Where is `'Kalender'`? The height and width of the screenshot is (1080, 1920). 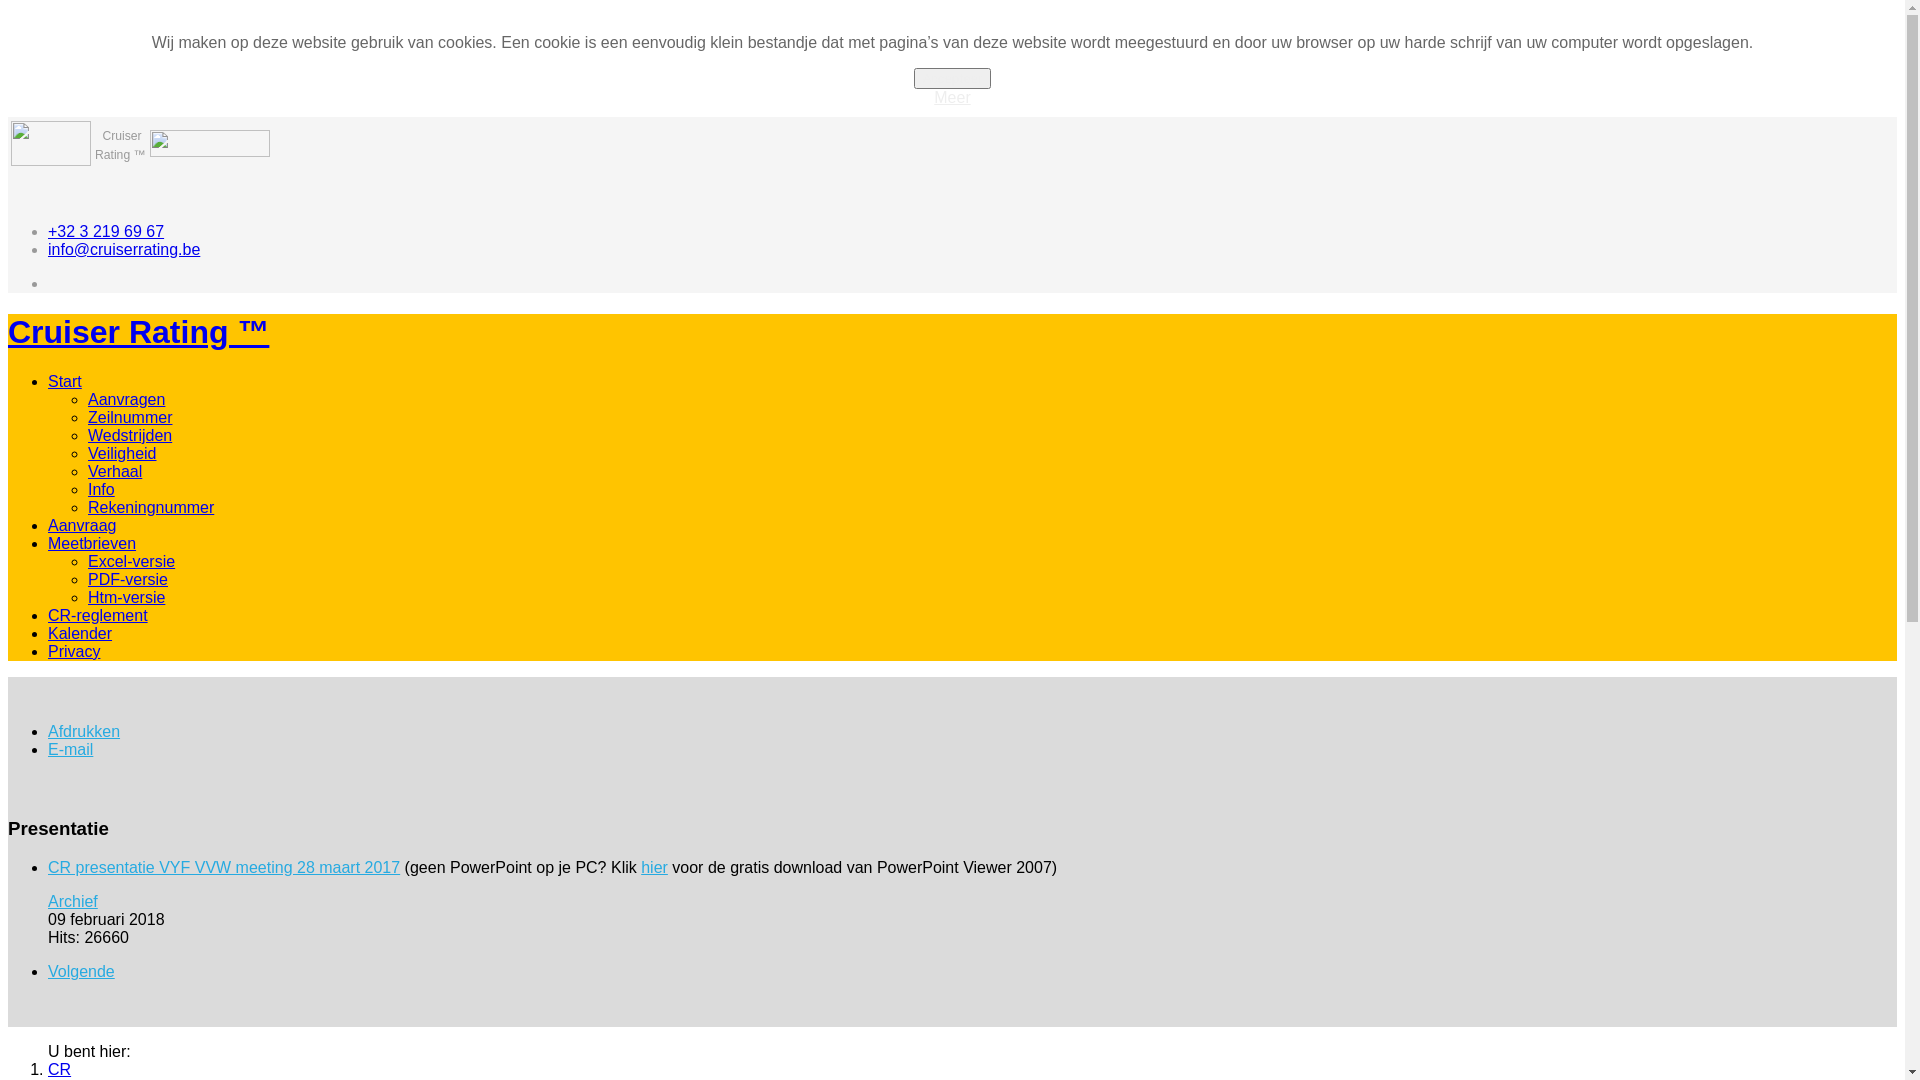
'Kalender' is located at coordinates (80, 633).